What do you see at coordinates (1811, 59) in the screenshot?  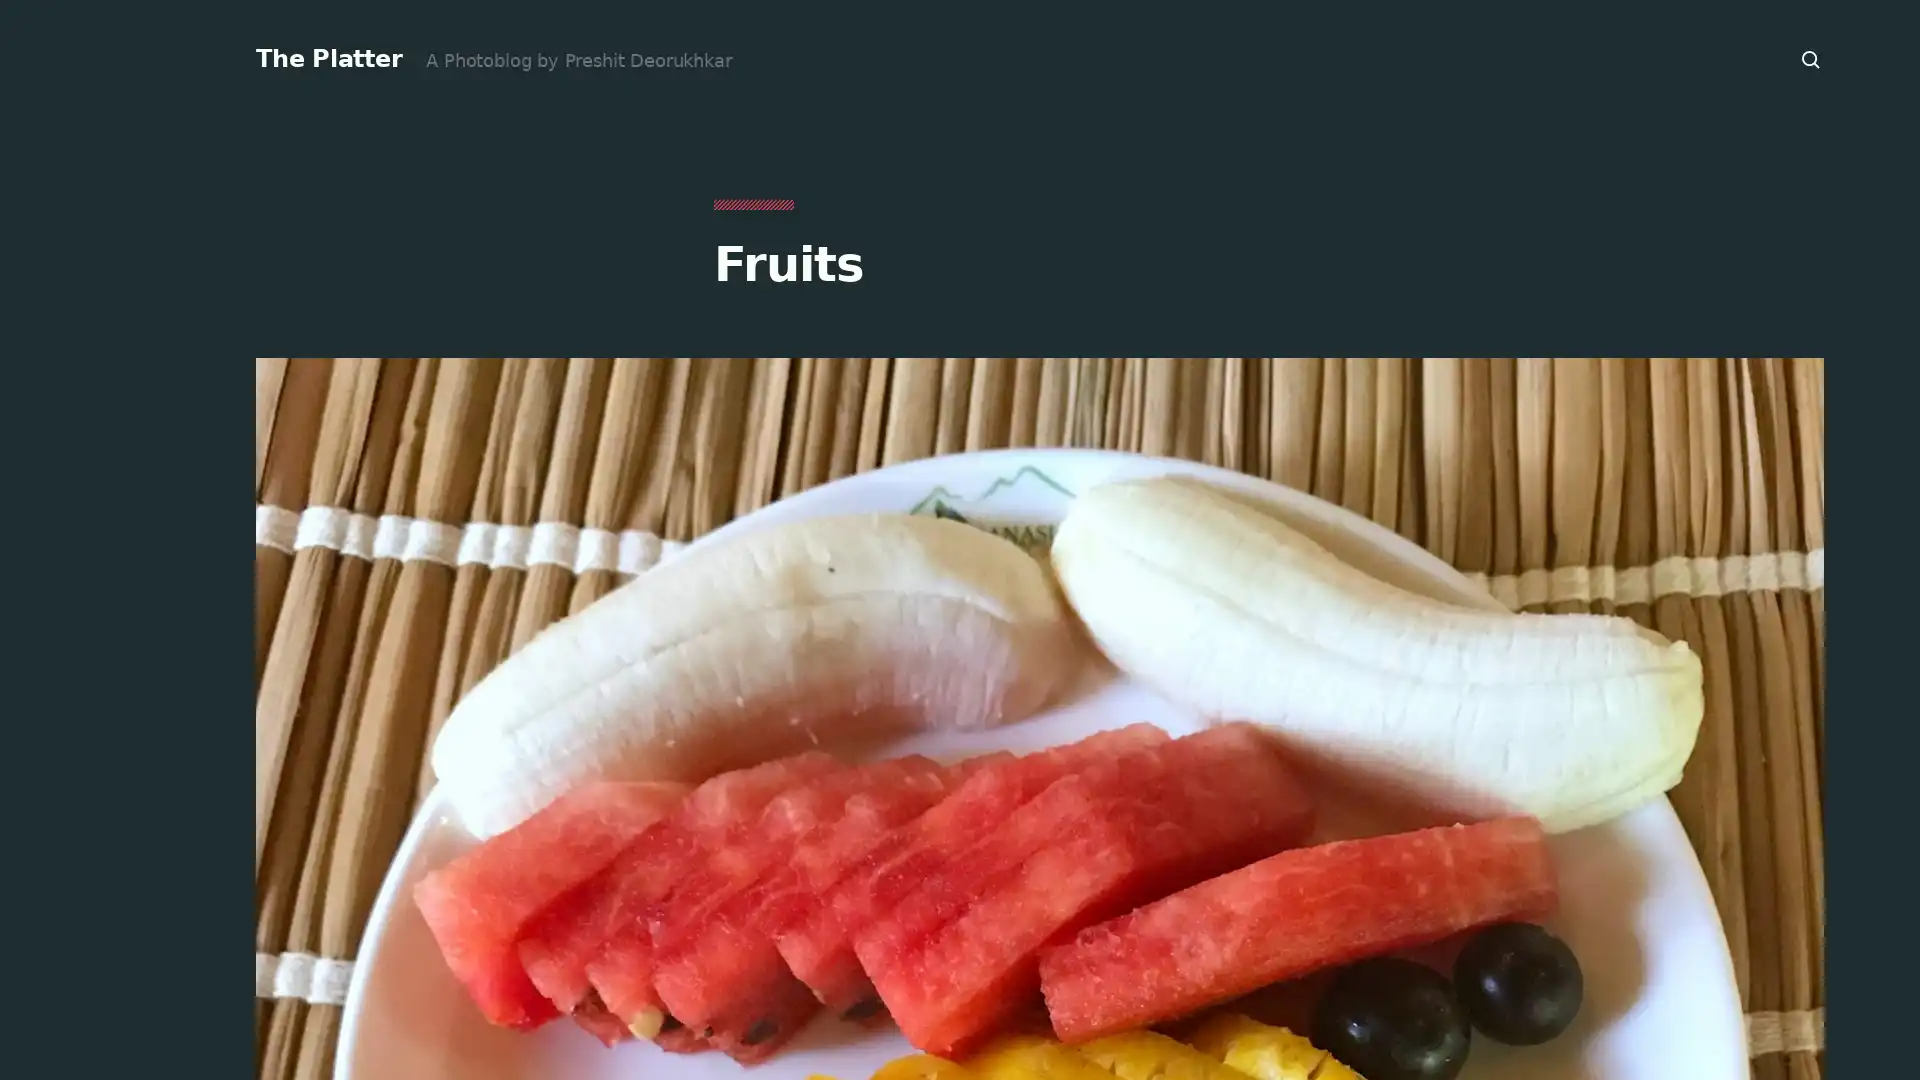 I see `Search` at bounding box center [1811, 59].